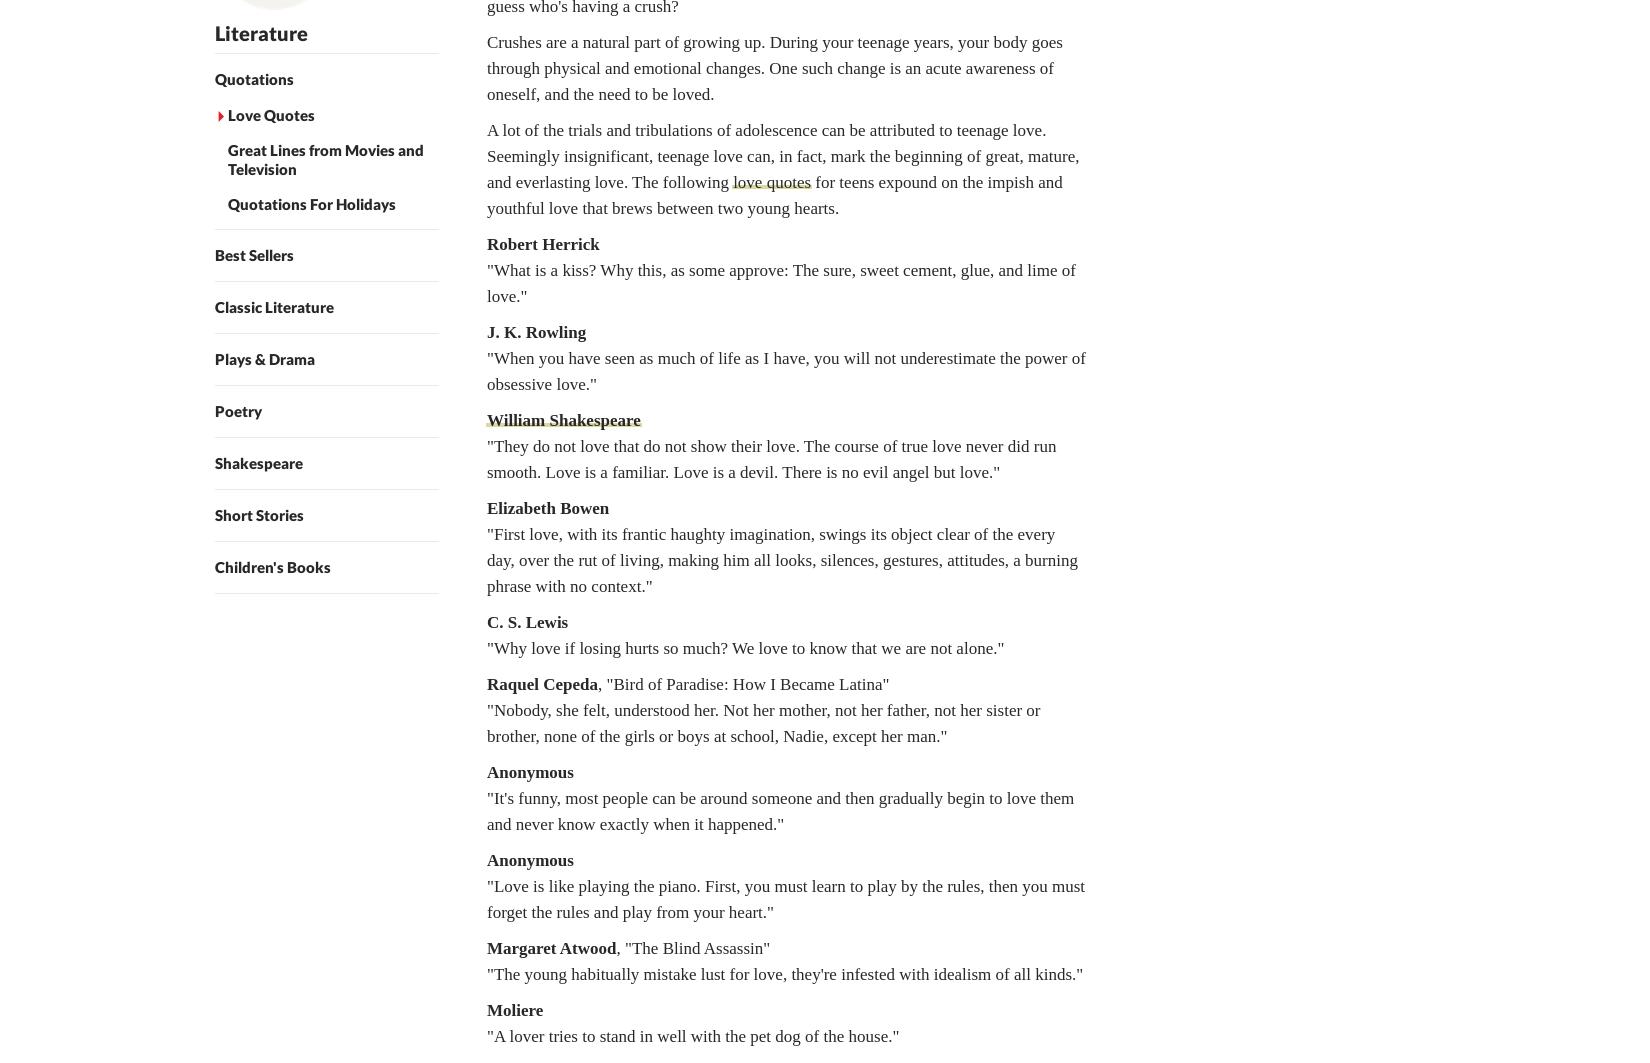 This screenshot has height=1063, width=1650. I want to click on 'Moliere', so click(513, 1009).